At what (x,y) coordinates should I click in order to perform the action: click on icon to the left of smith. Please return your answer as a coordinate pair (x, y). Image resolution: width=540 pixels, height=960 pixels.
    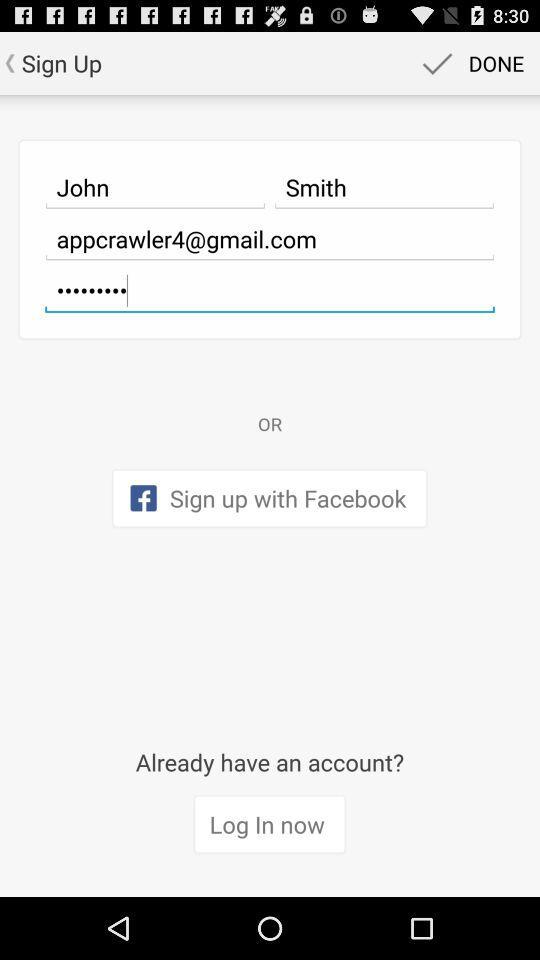
    Looking at the image, I should click on (154, 187).